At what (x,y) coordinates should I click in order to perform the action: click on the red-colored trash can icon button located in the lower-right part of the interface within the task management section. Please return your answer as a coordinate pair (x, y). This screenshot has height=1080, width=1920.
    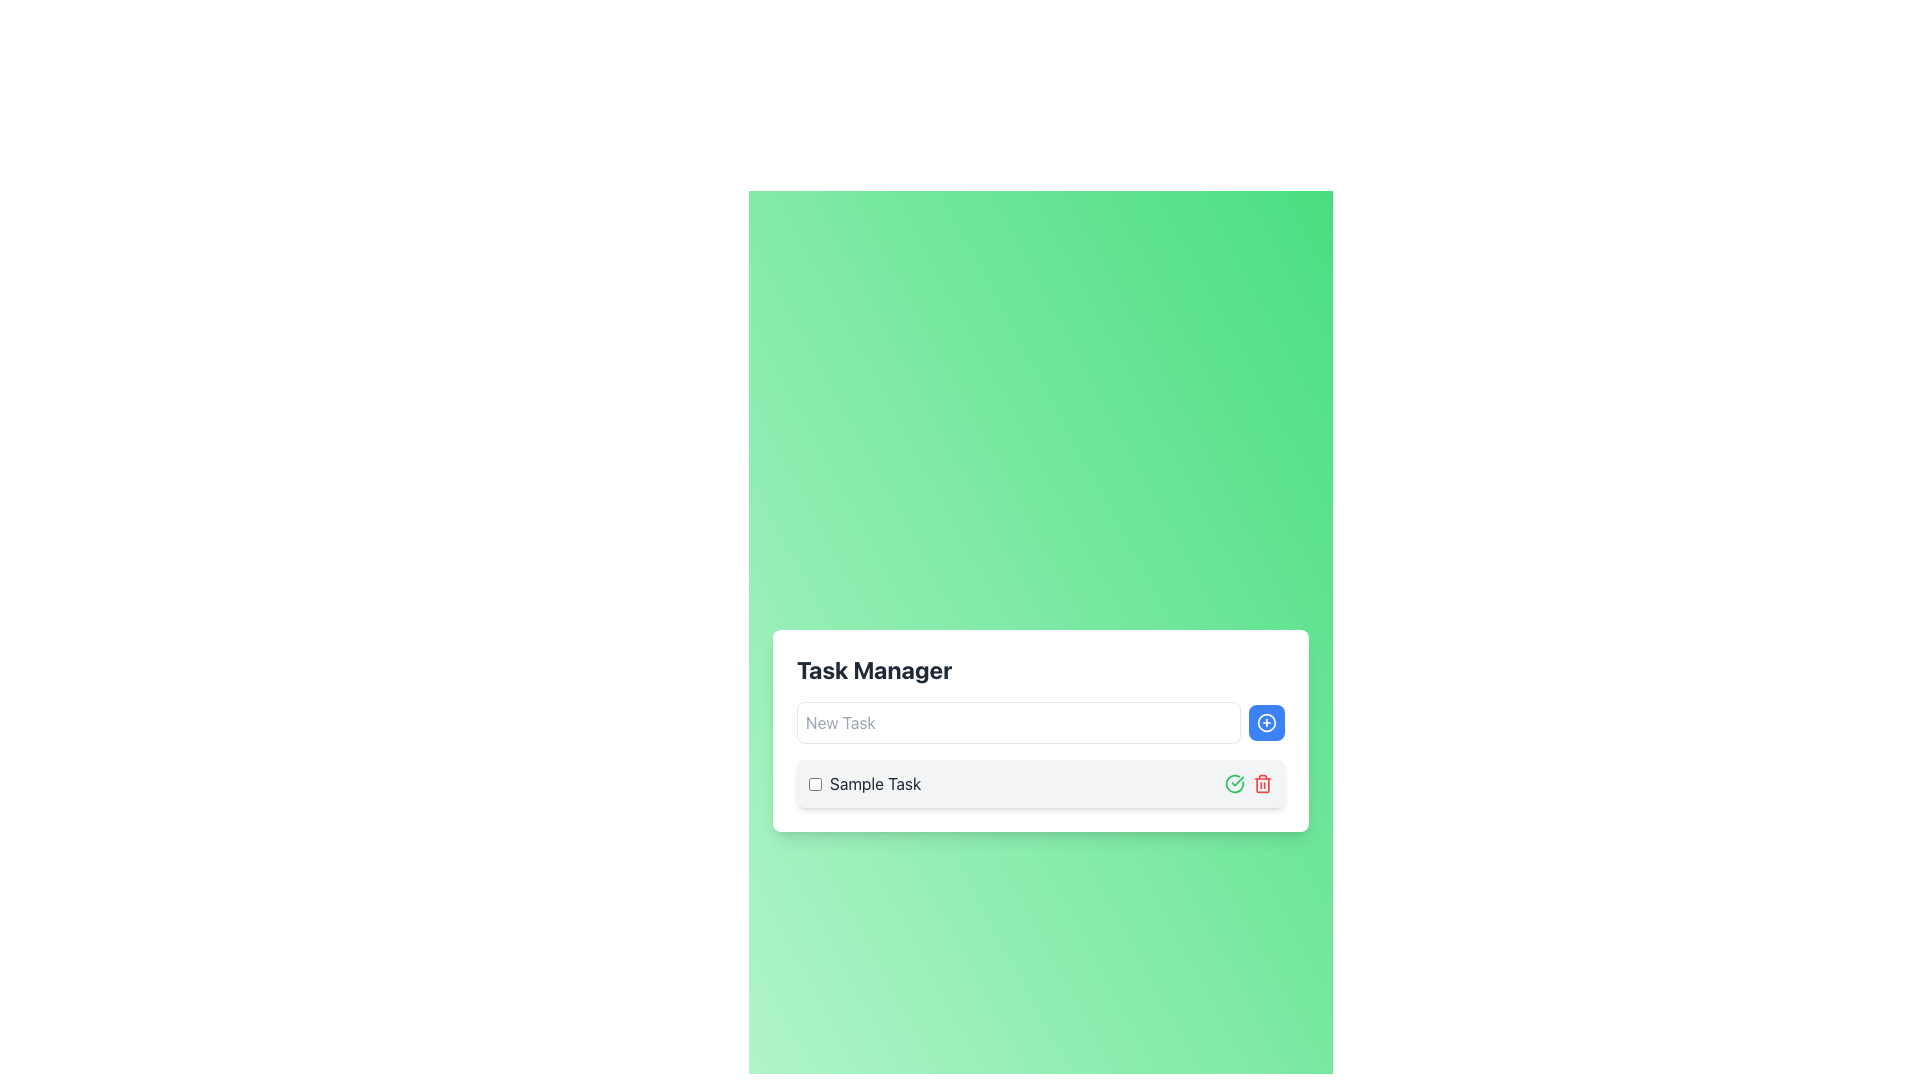
    Looking at the image, I should click on (1261, 782).